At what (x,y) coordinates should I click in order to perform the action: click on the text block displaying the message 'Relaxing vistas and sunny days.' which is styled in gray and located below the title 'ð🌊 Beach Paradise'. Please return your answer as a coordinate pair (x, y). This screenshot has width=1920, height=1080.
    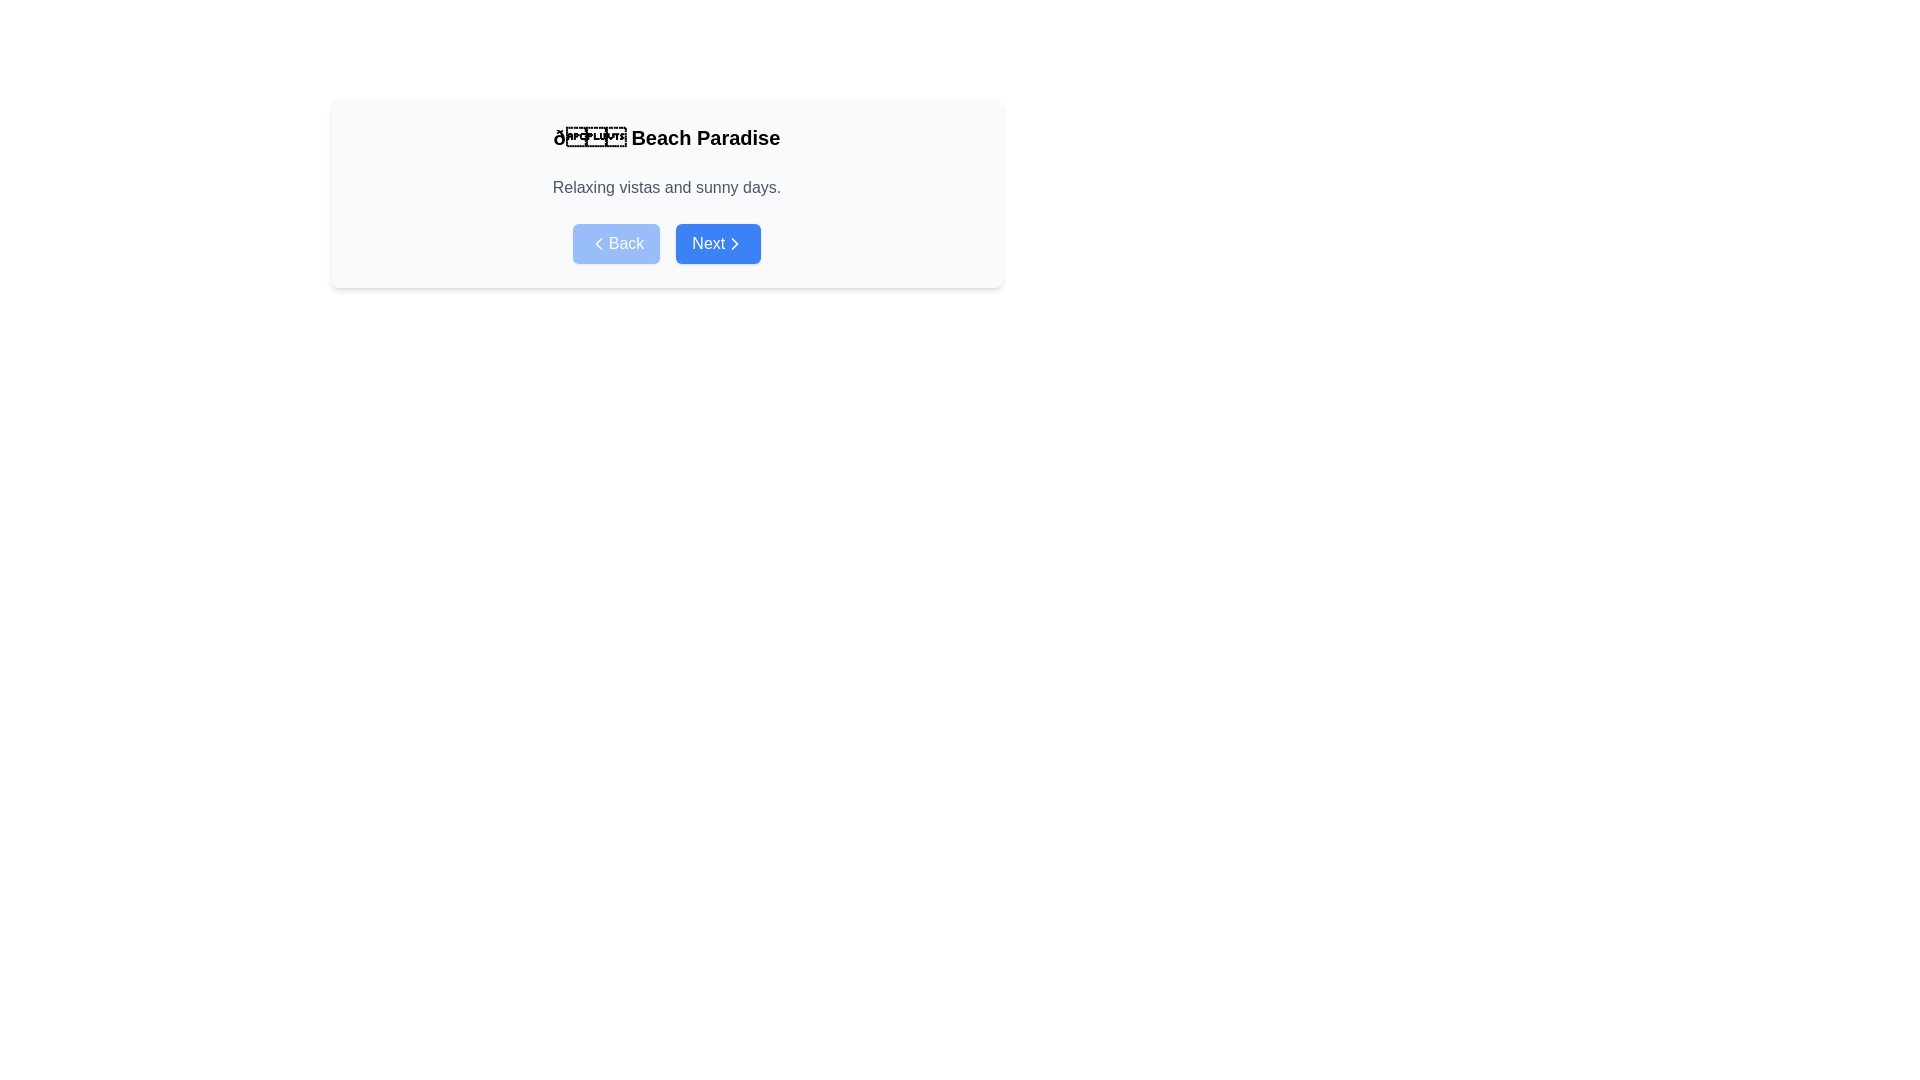
    Looking at the image, I should click on (667, 188).